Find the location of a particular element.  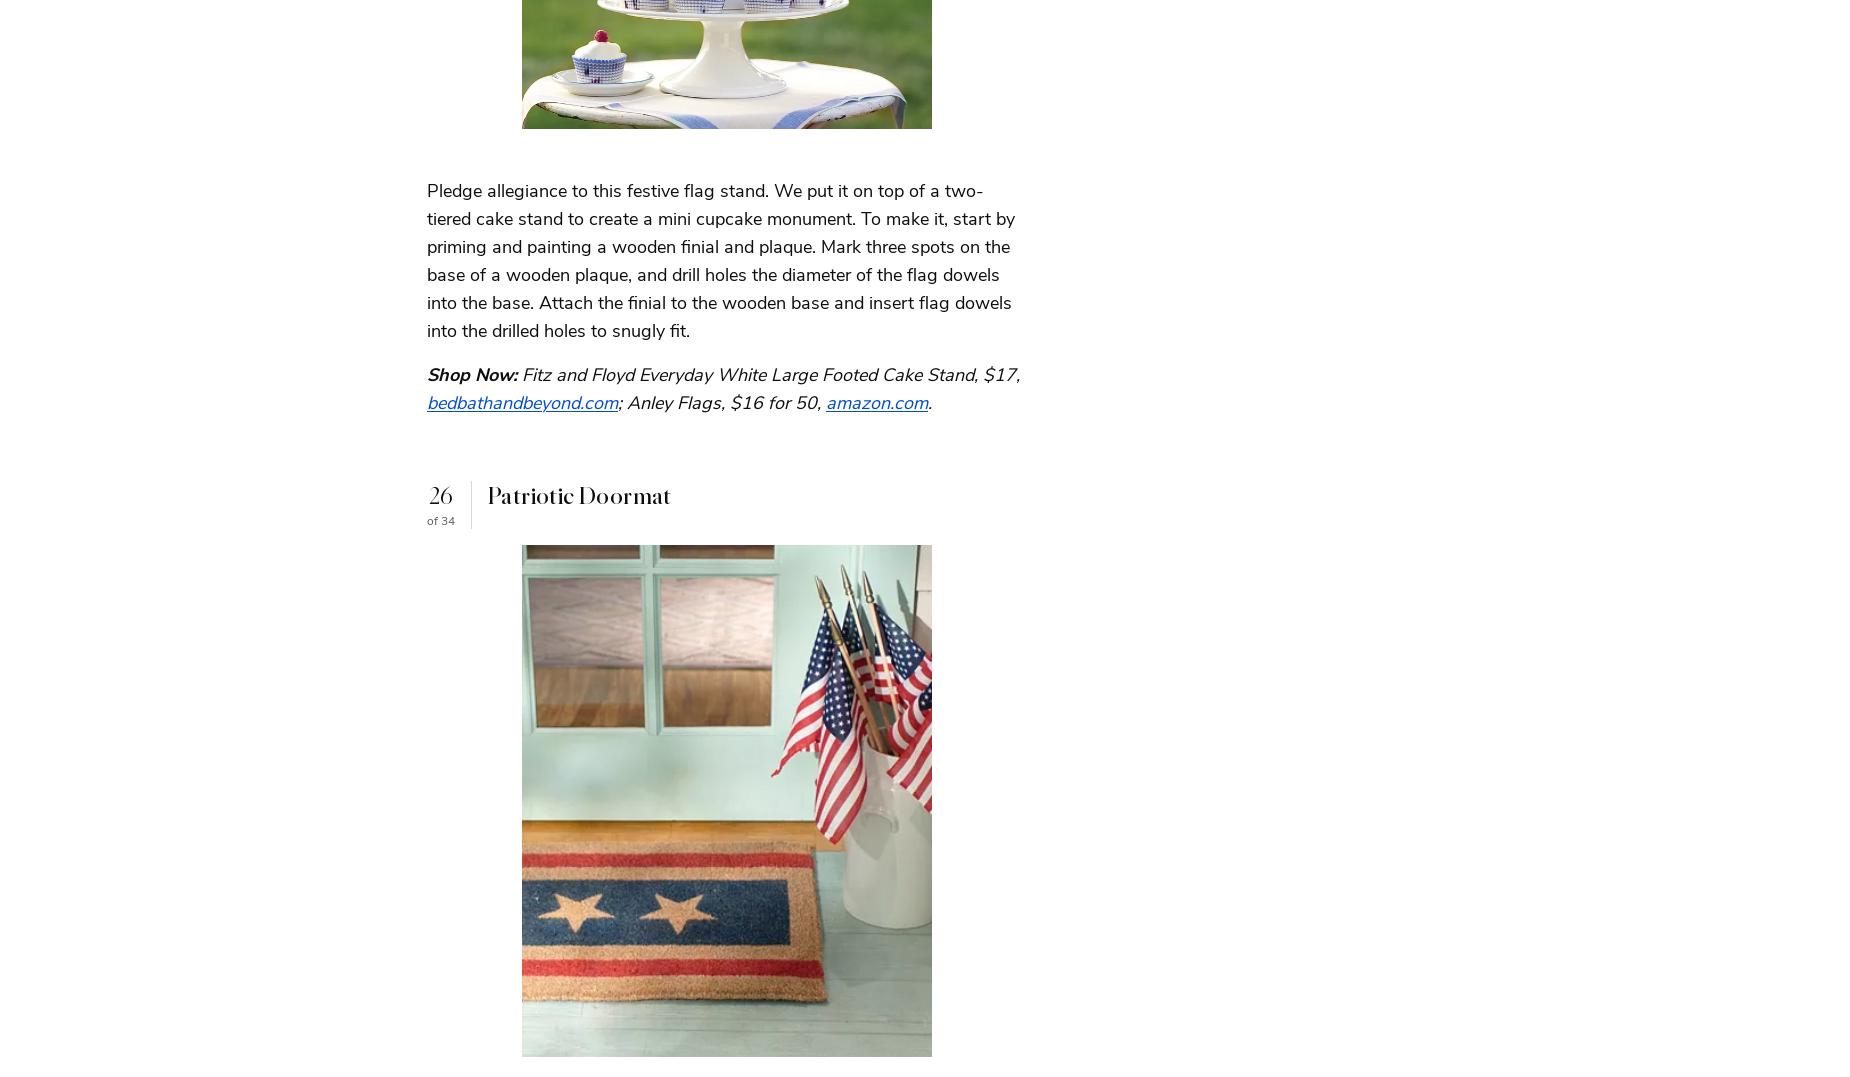

'Shop Now:' is located at coordinates (425, 374).